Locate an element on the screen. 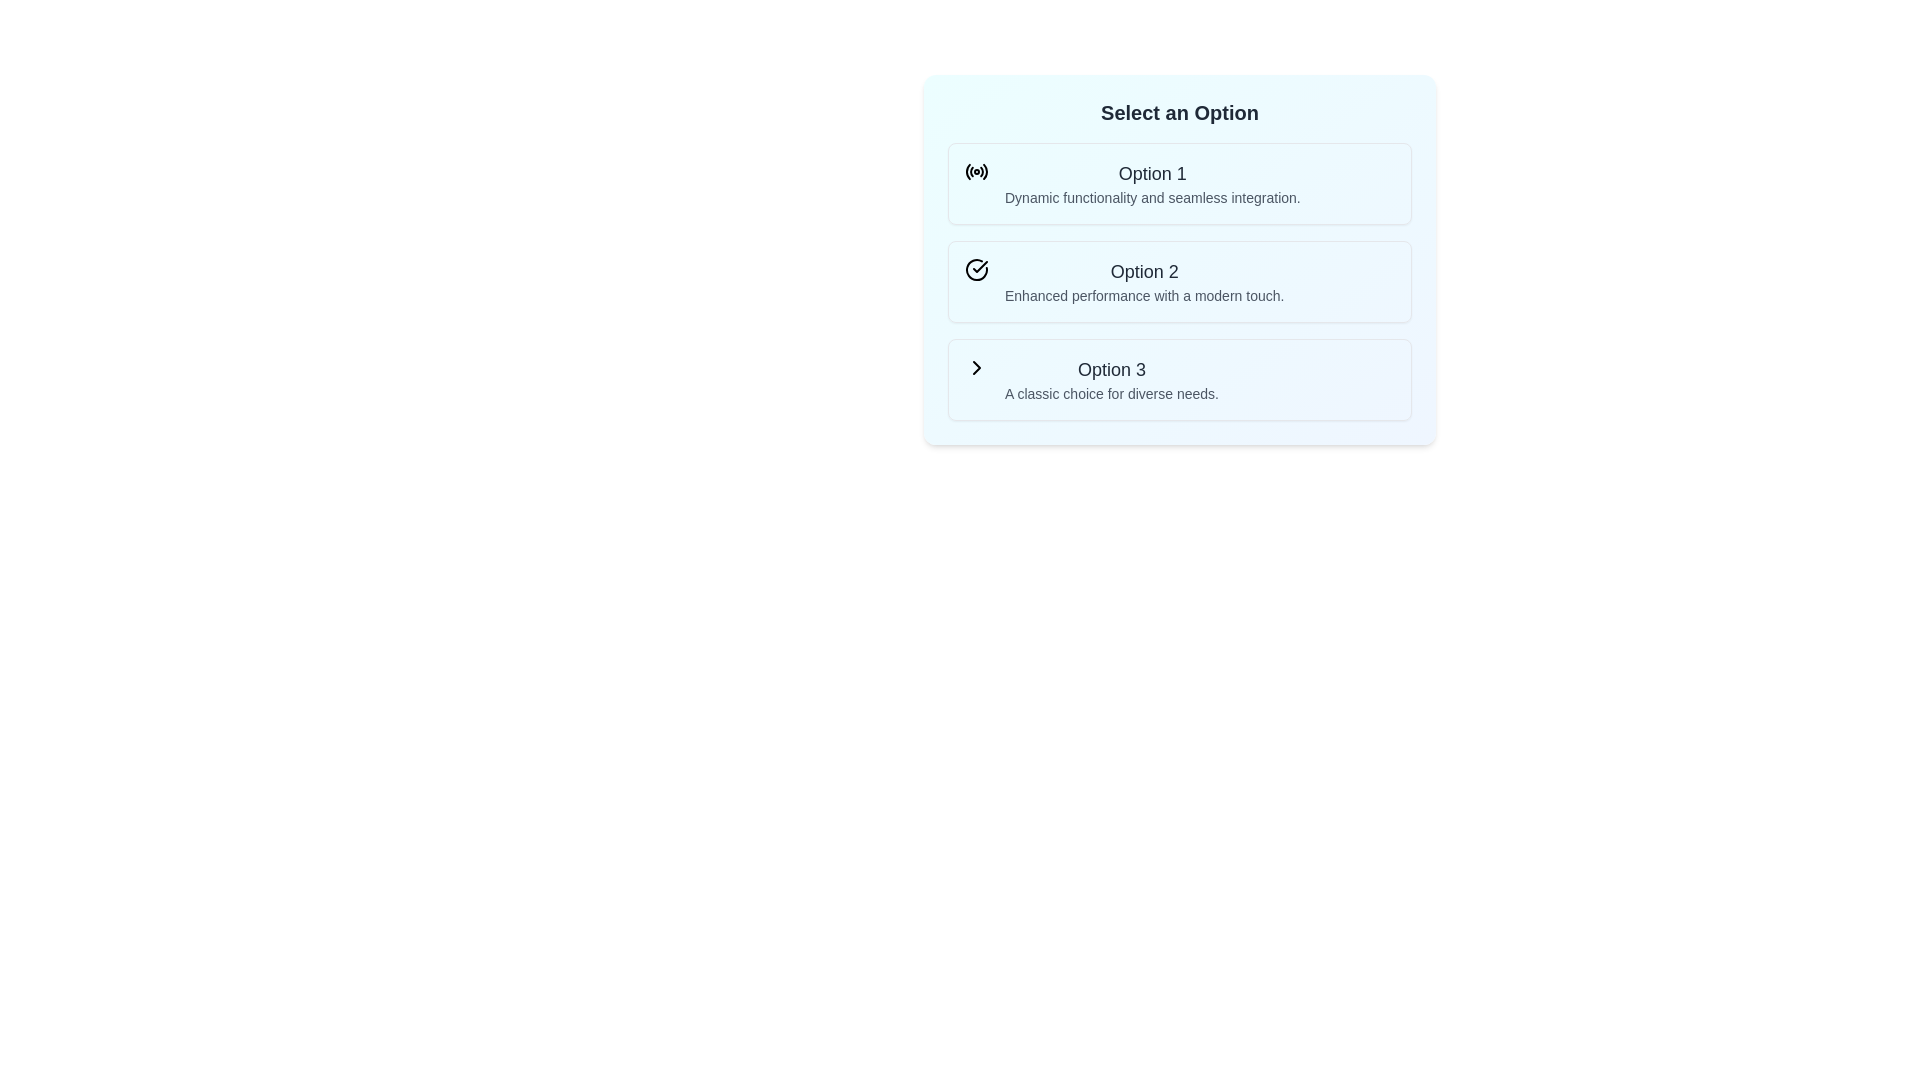 Image resolution: width=1920 pixels, height=1080 pixels. the static text label displaying 'Option 1', which is located at the top of the interface under the heading 'Select an Option' is located at coordinates (1152, 172).